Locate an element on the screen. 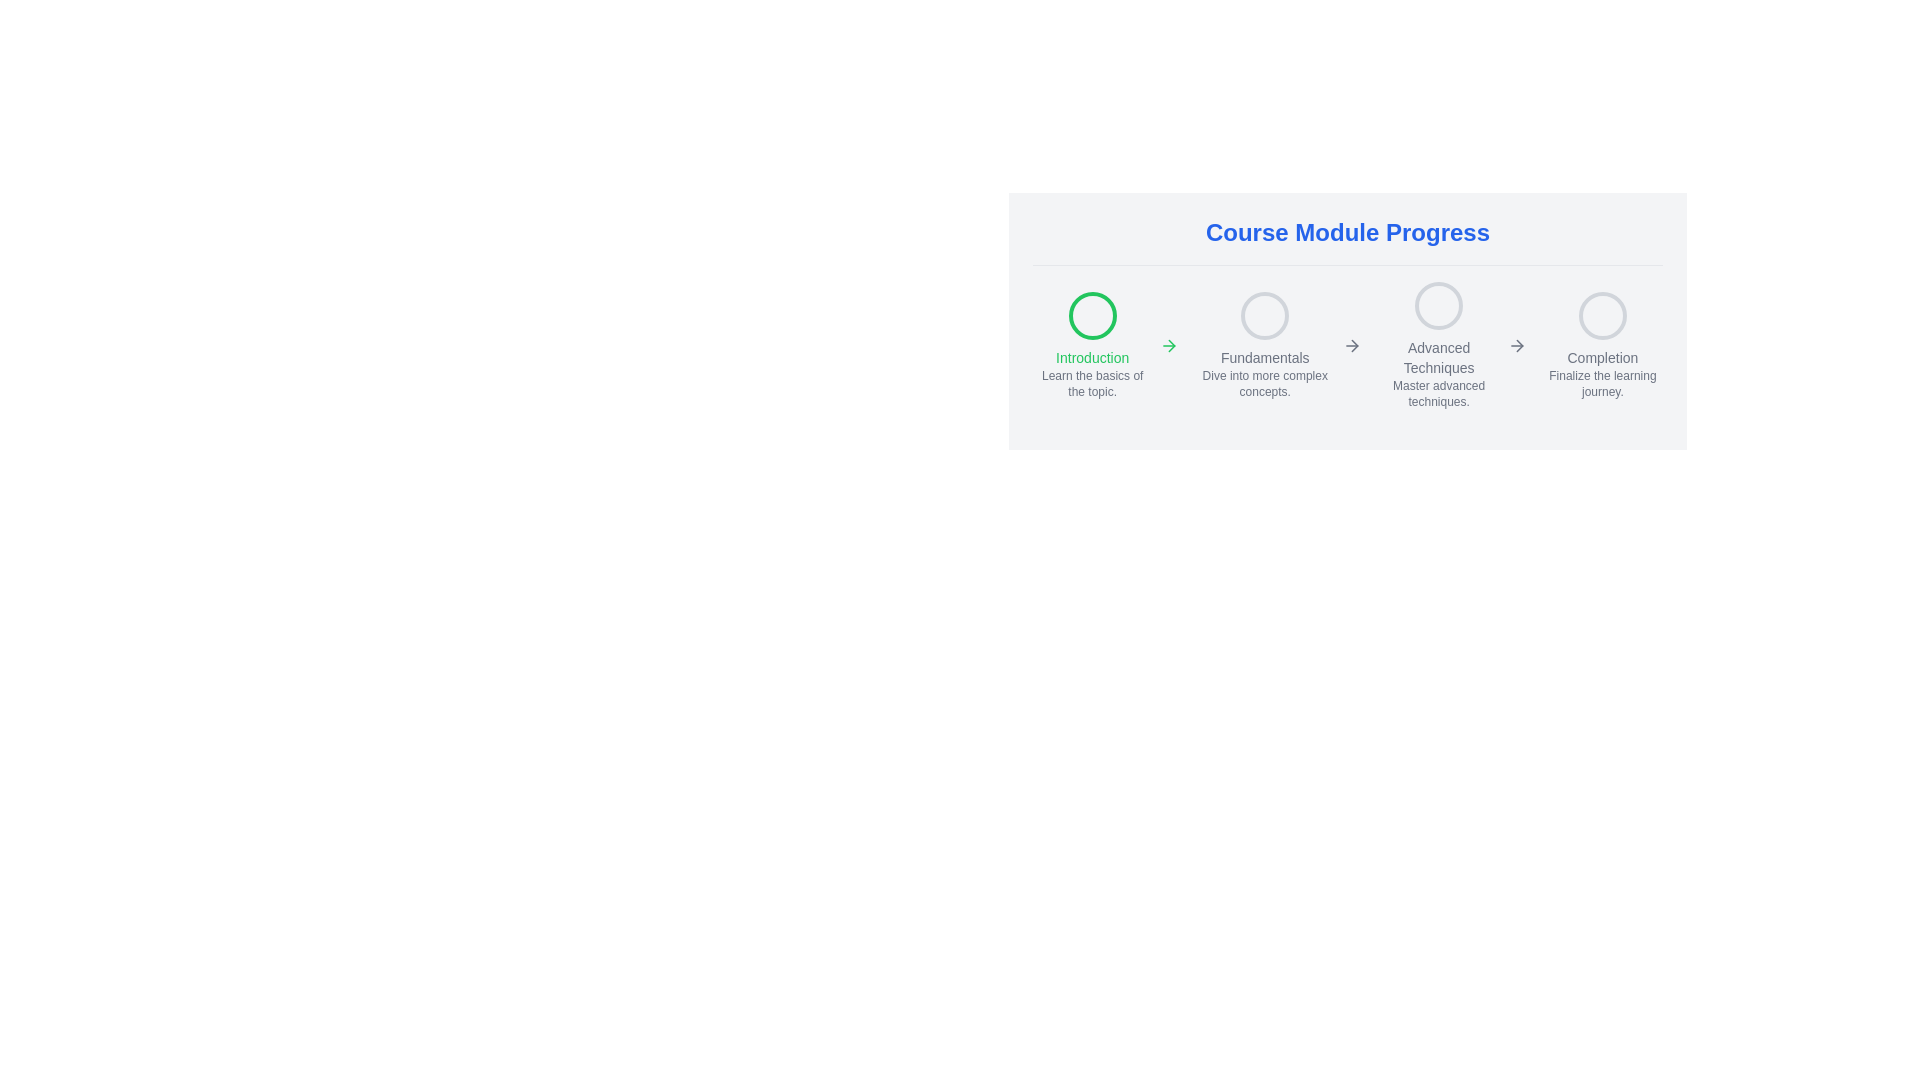 The height and width of the screenshot is (1080, 1920). the Interactive module indicator for the 'Introduction' section of the course module, located to the left of 'Fundamentals', 'Advanced Techniques', and 'Completion' is located at coordinates (1105, 345).